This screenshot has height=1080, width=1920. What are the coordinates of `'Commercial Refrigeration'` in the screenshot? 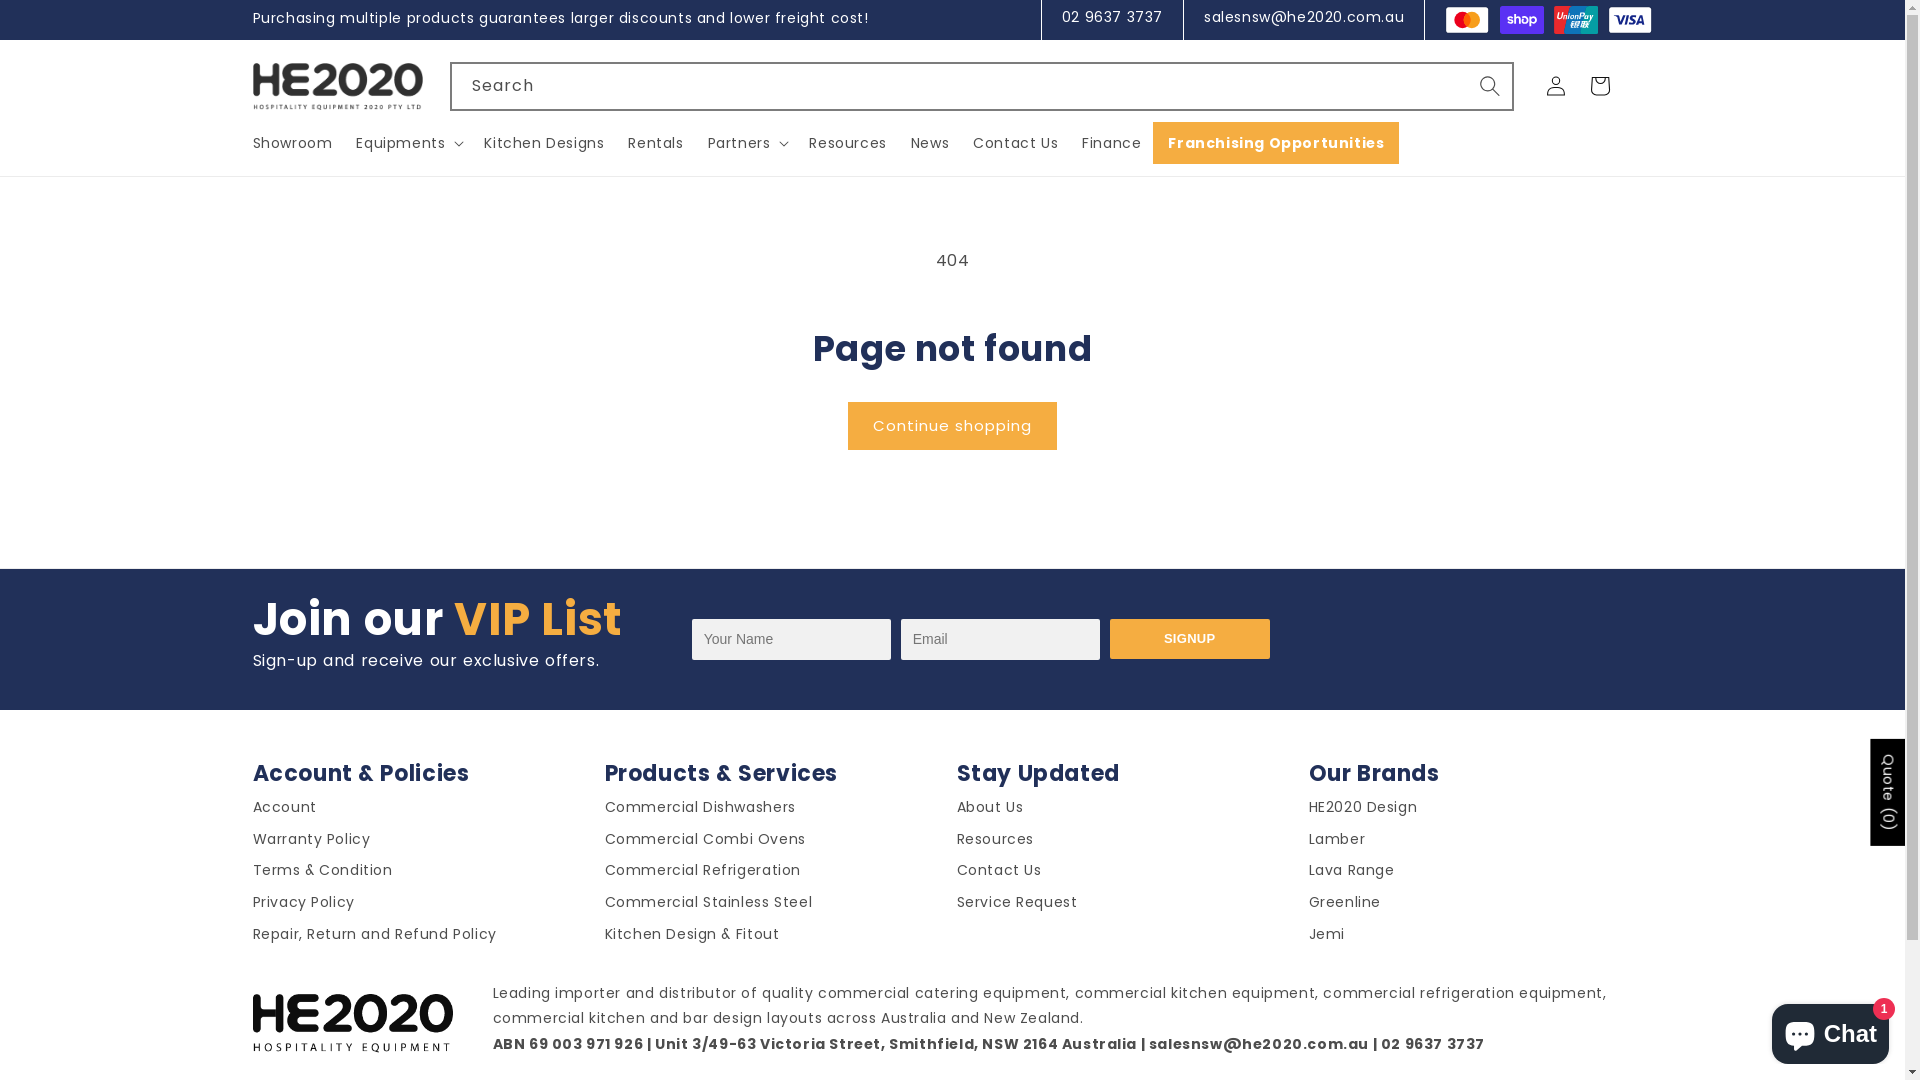 It's located at (701, 873).